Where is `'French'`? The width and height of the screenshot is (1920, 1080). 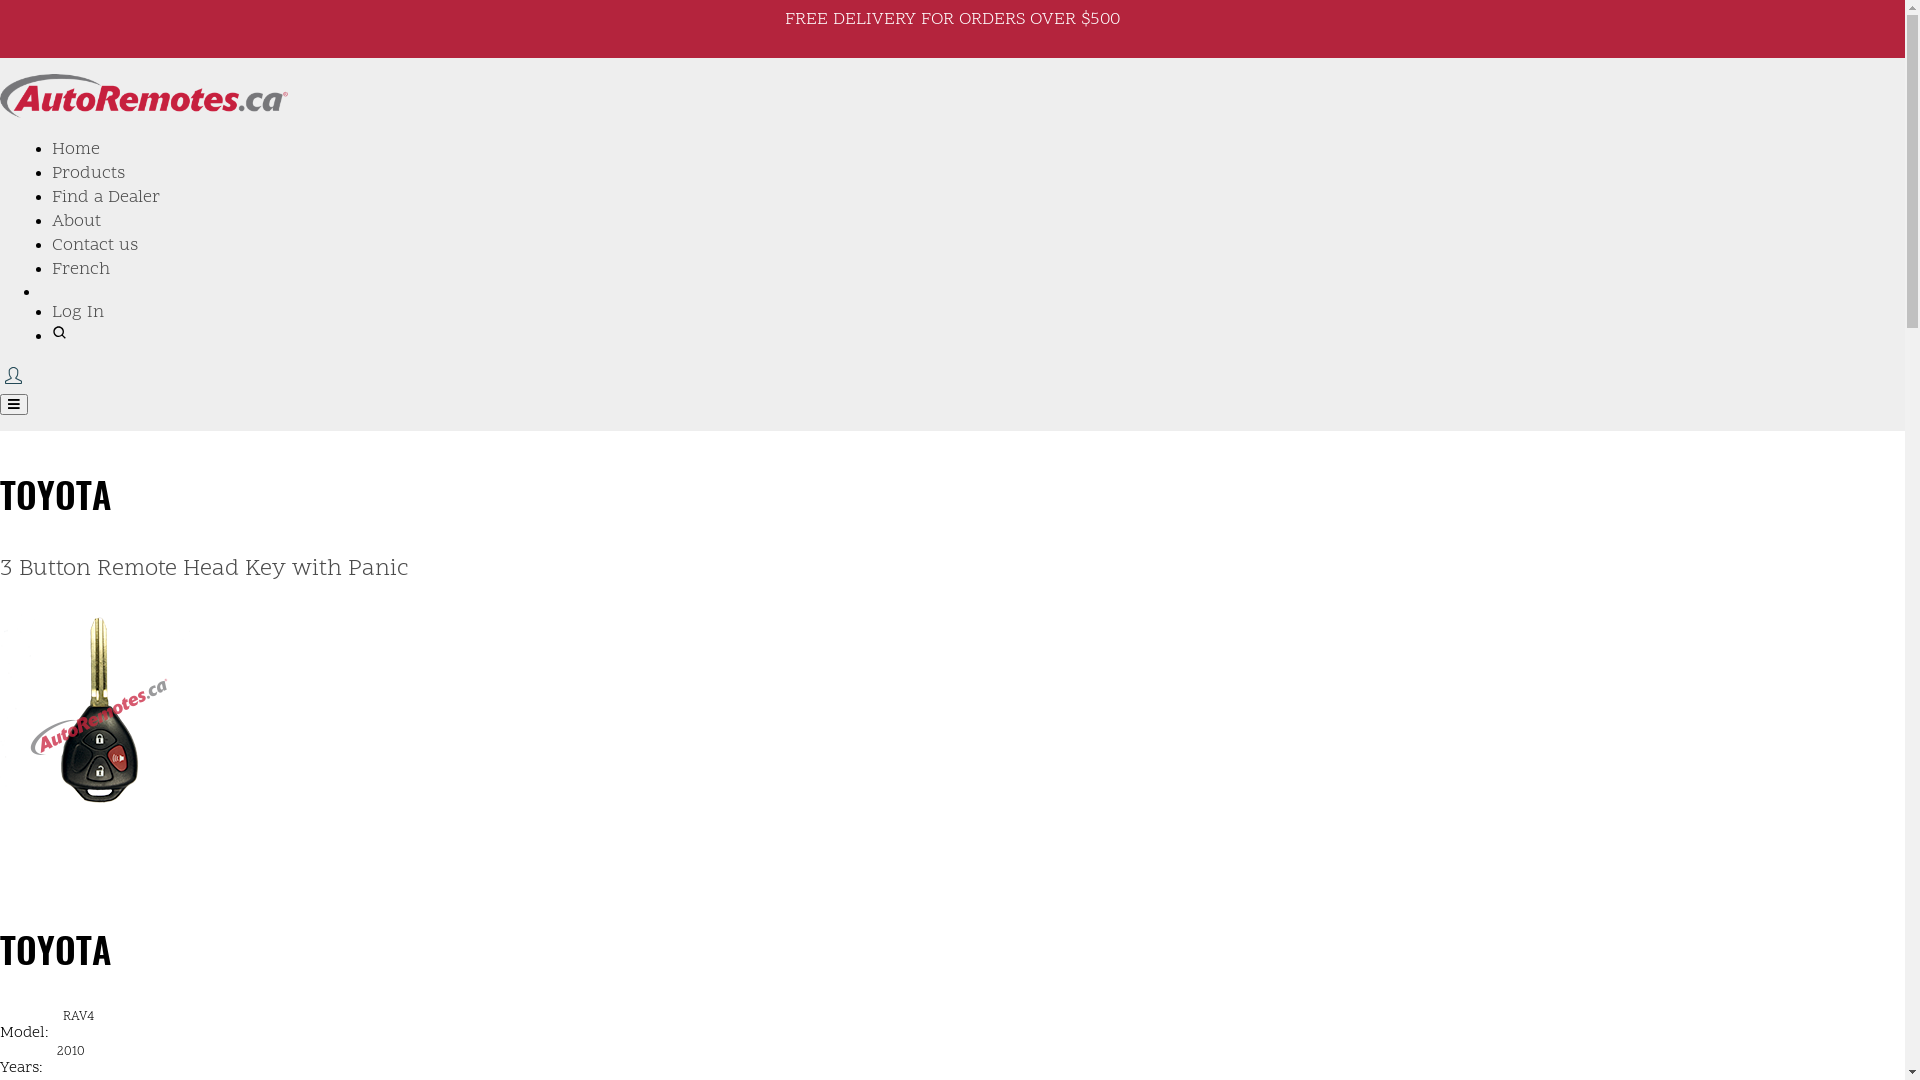
'French' is located at coordinates (80, 268).